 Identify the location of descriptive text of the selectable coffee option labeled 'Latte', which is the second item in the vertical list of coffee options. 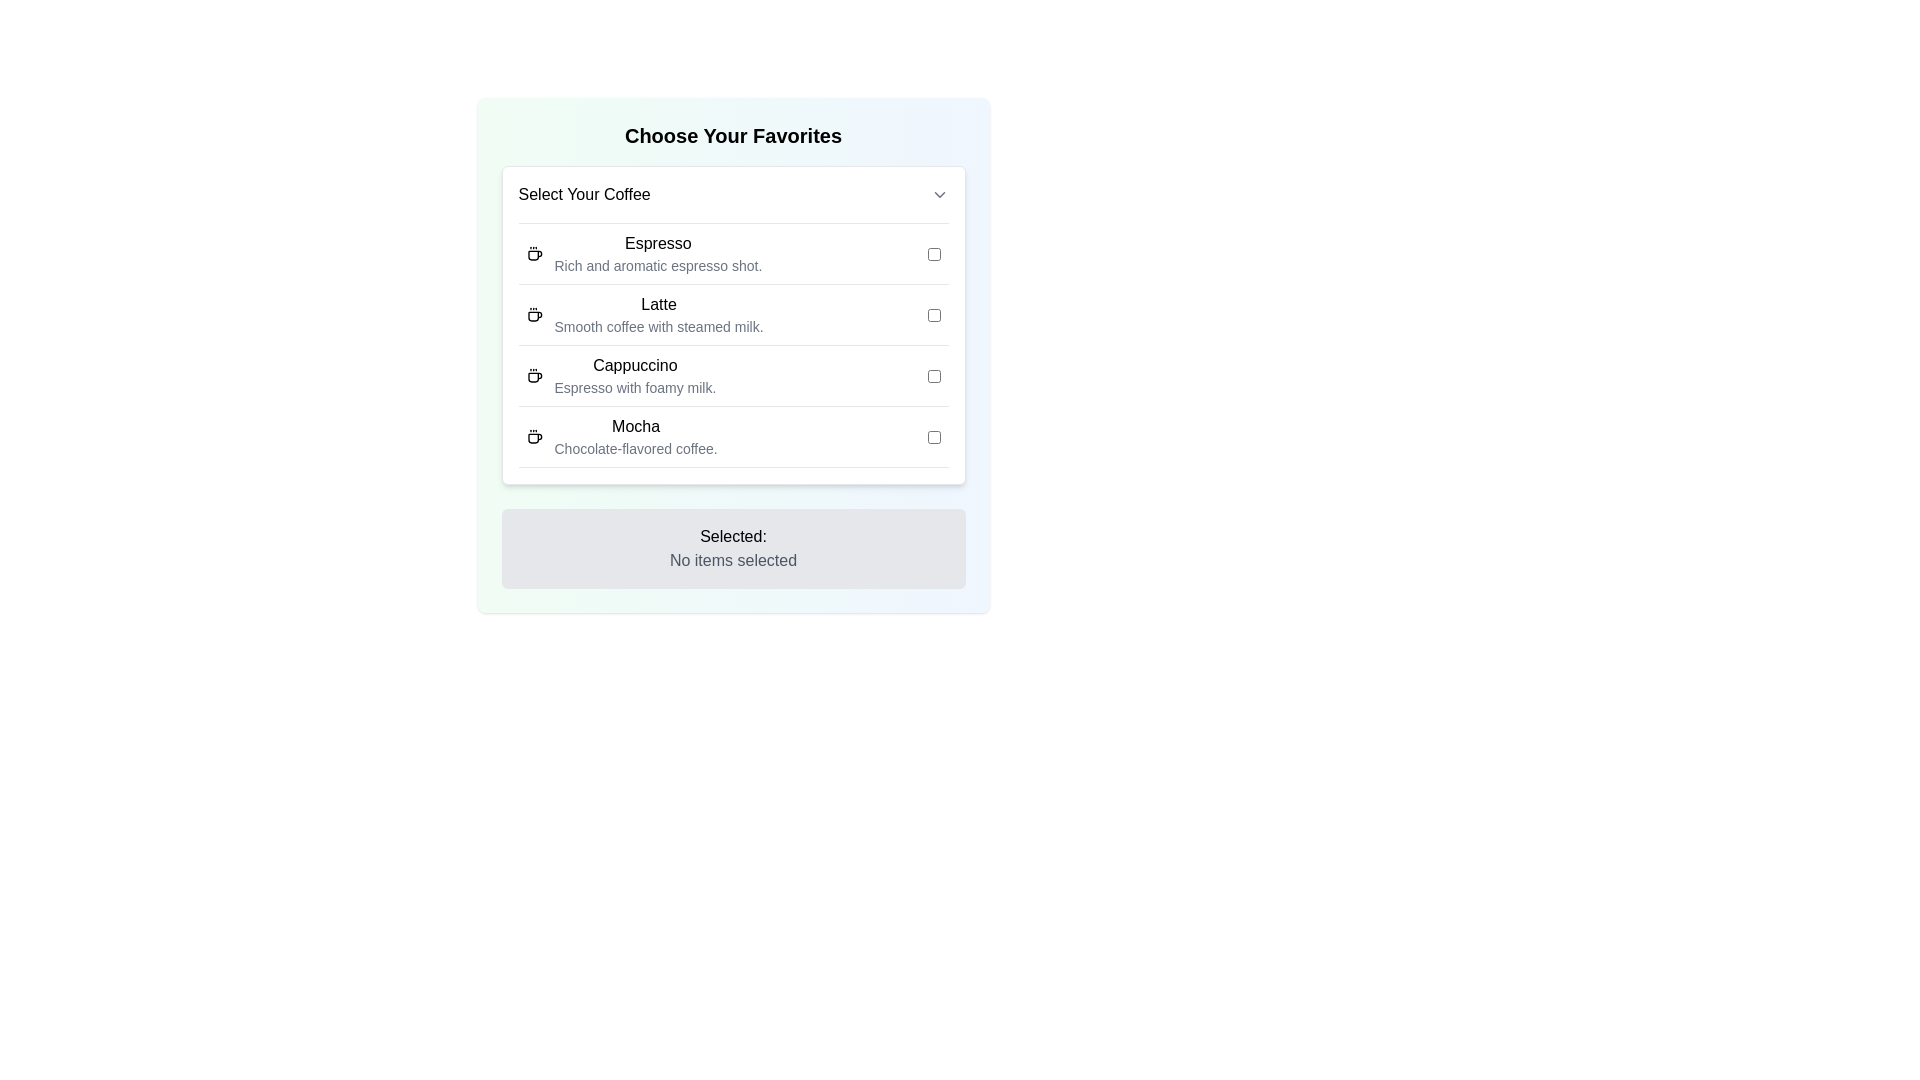
(732, 315).